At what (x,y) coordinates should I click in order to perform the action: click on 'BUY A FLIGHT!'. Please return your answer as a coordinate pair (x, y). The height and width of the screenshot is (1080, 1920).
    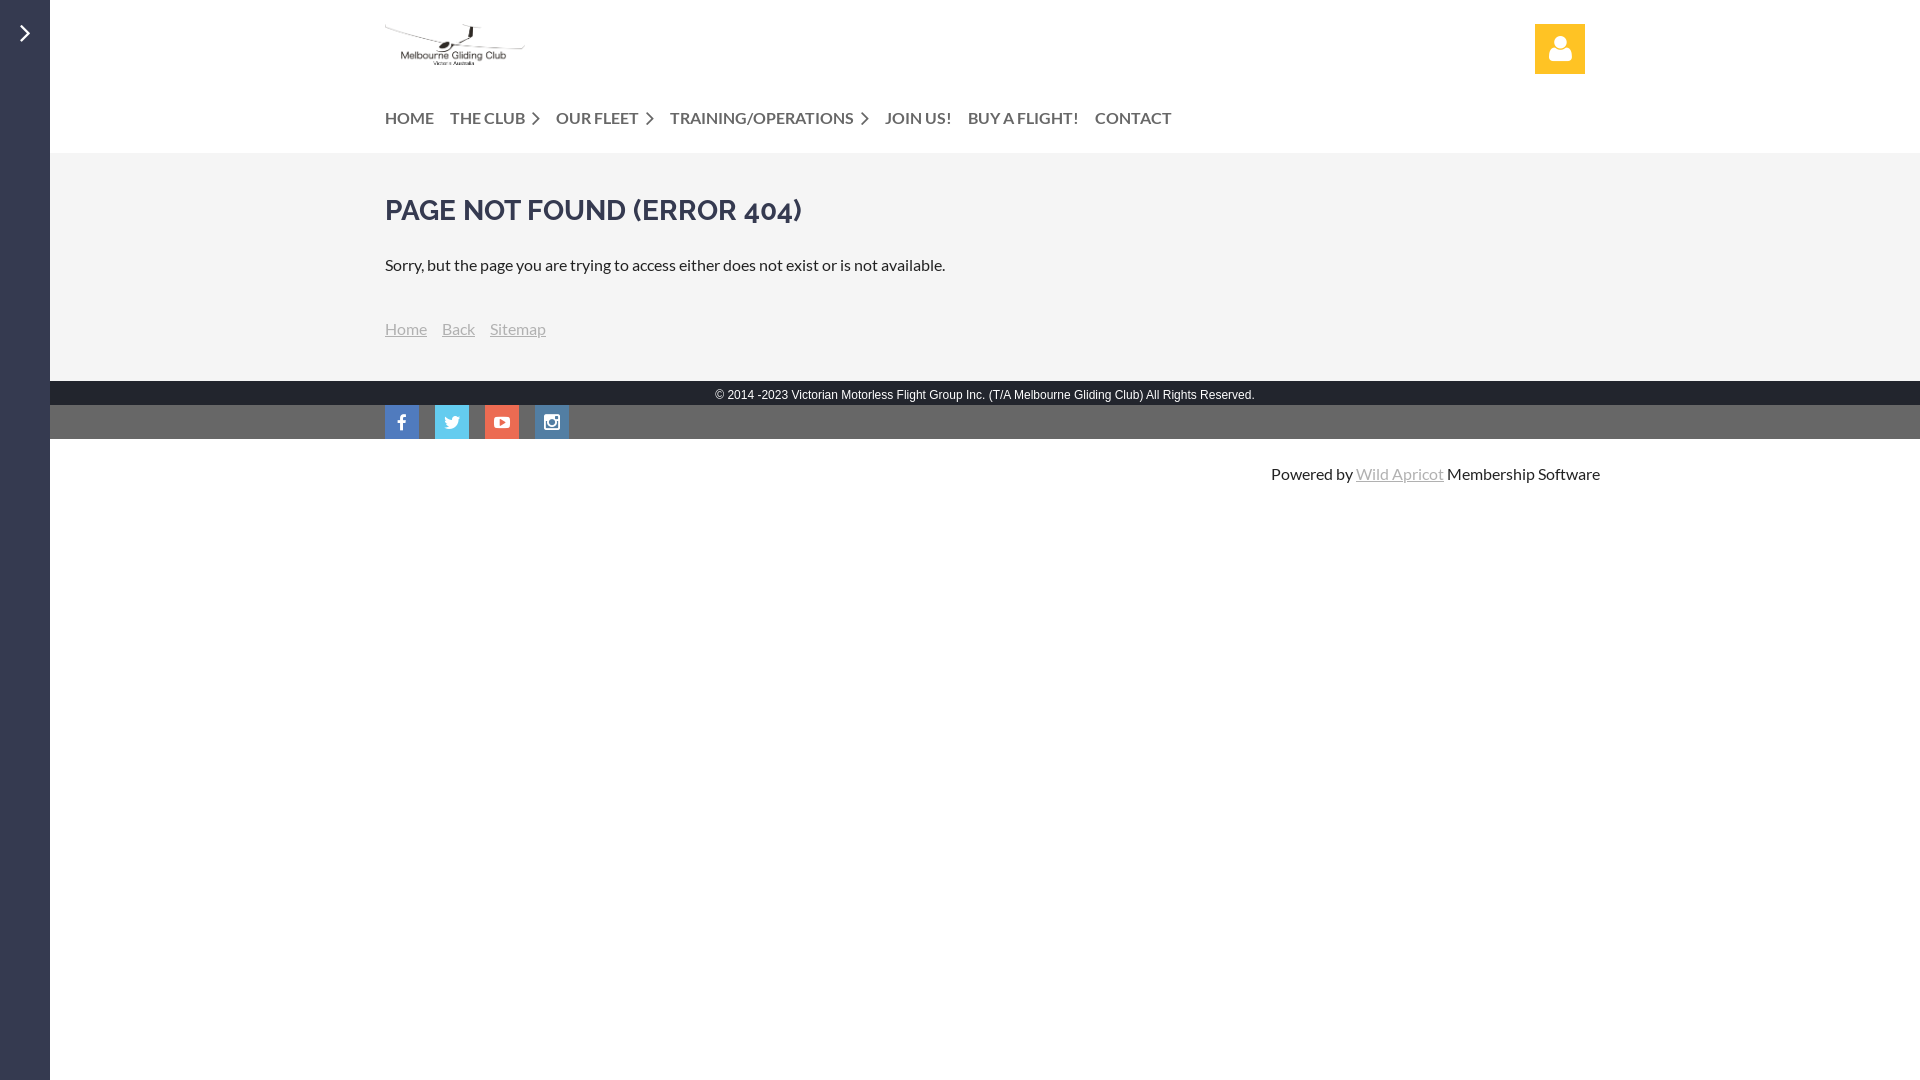
    Looking at the image, I should click on (968, 117).